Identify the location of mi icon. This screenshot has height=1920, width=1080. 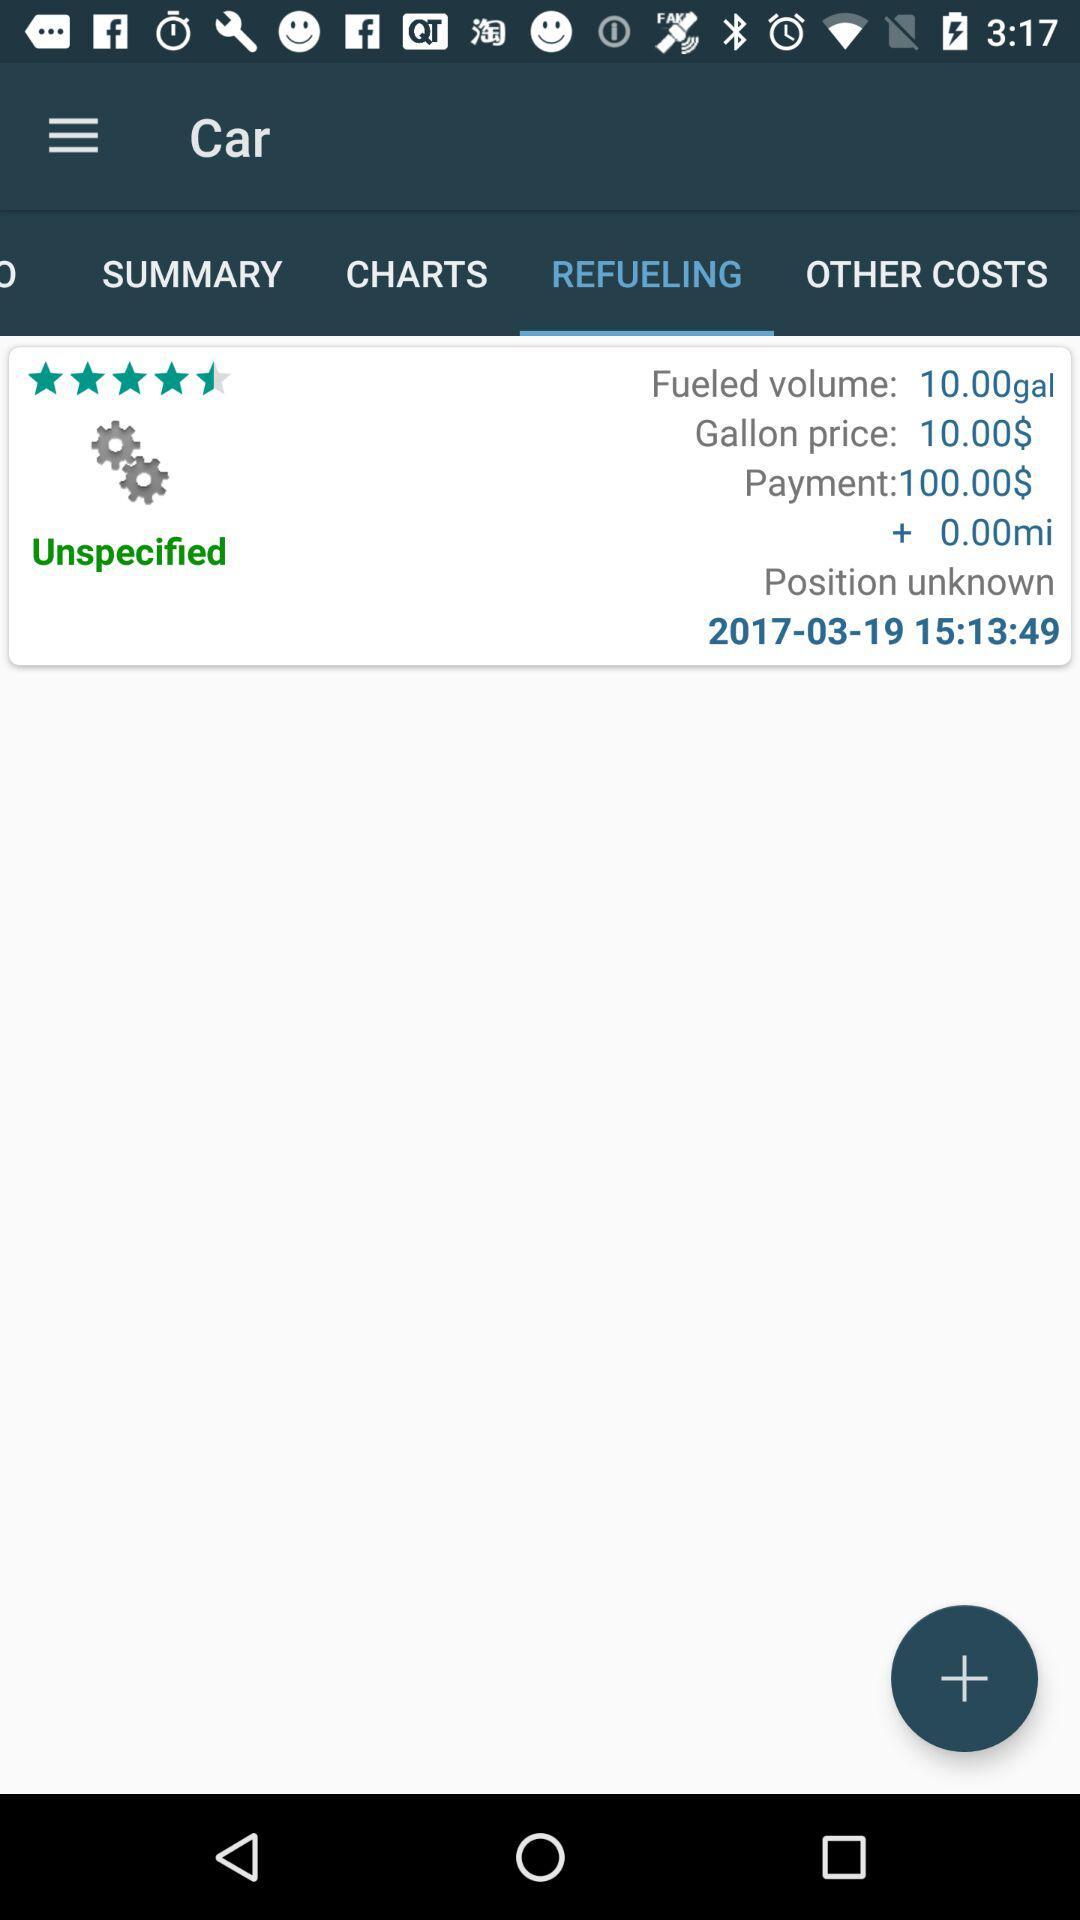
(1033, 531).